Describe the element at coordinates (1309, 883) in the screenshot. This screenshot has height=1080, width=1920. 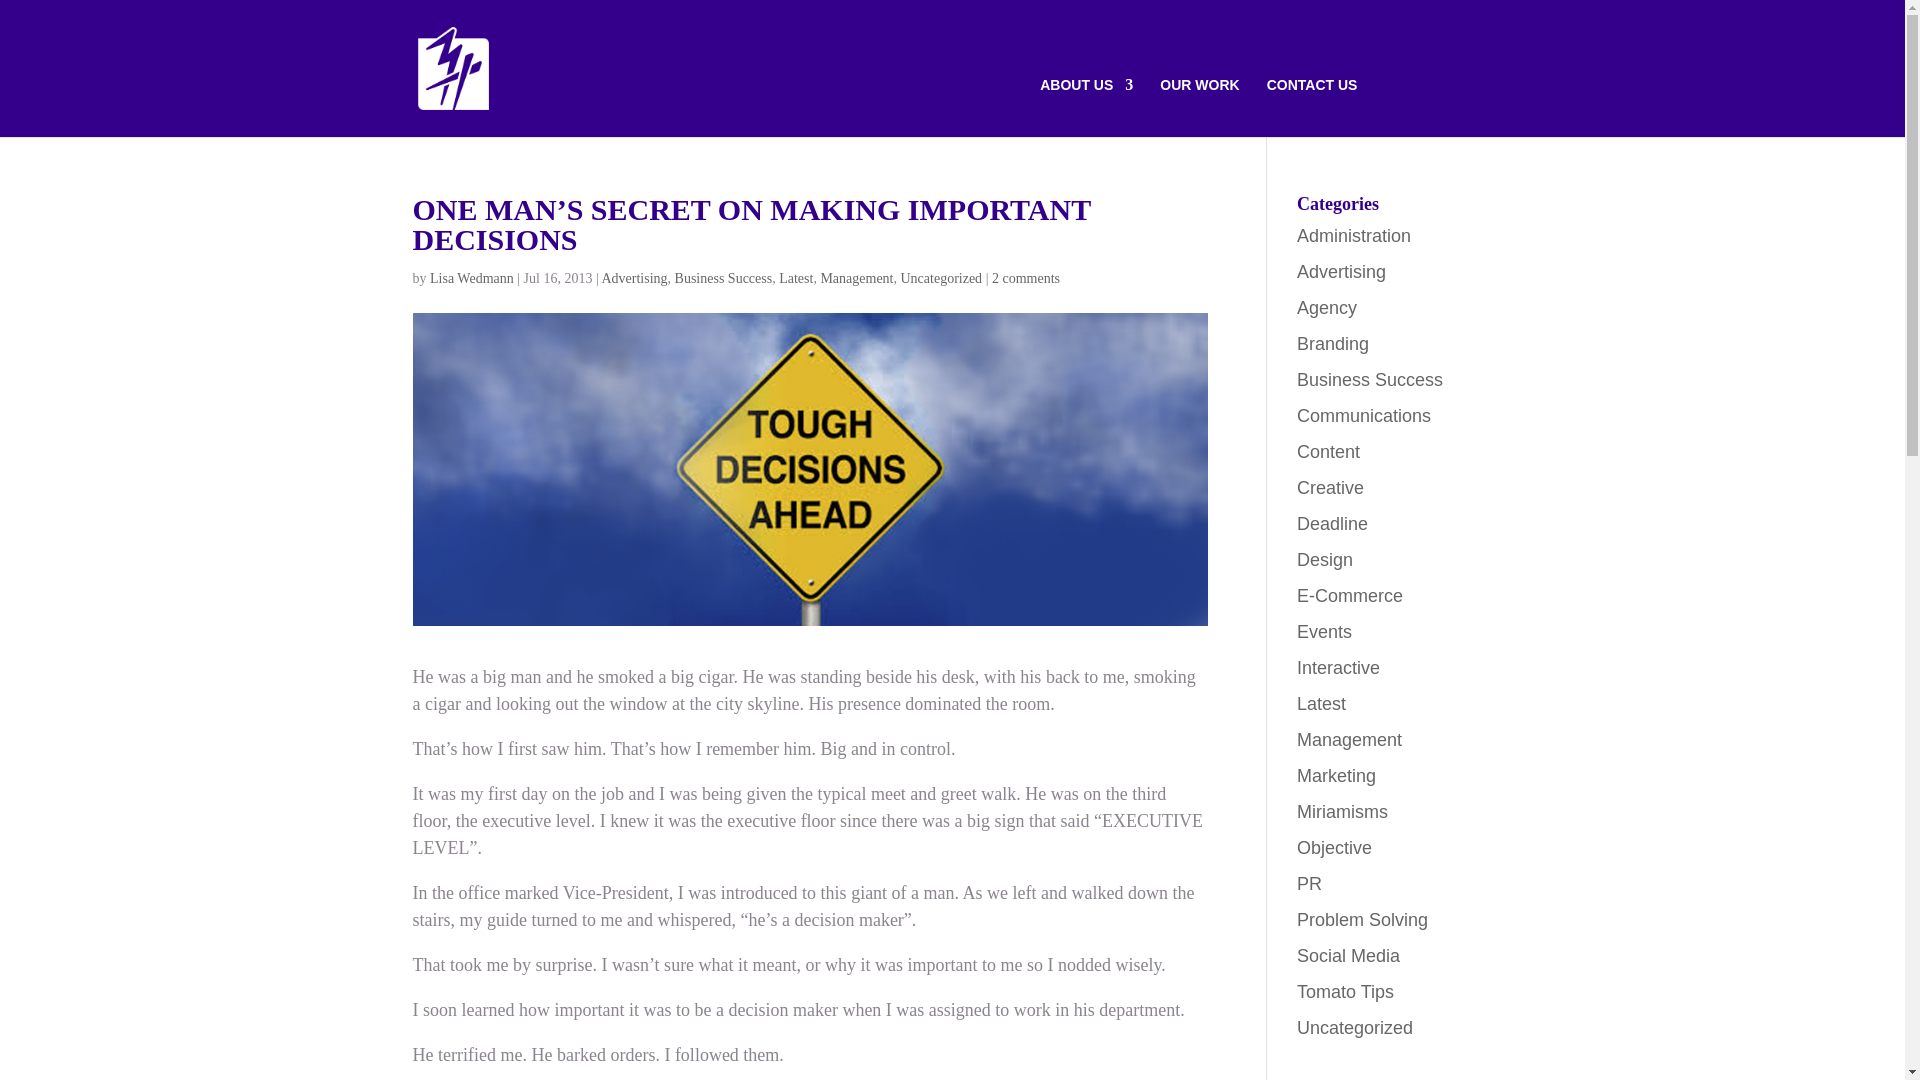
I see `'PR'` at that location.